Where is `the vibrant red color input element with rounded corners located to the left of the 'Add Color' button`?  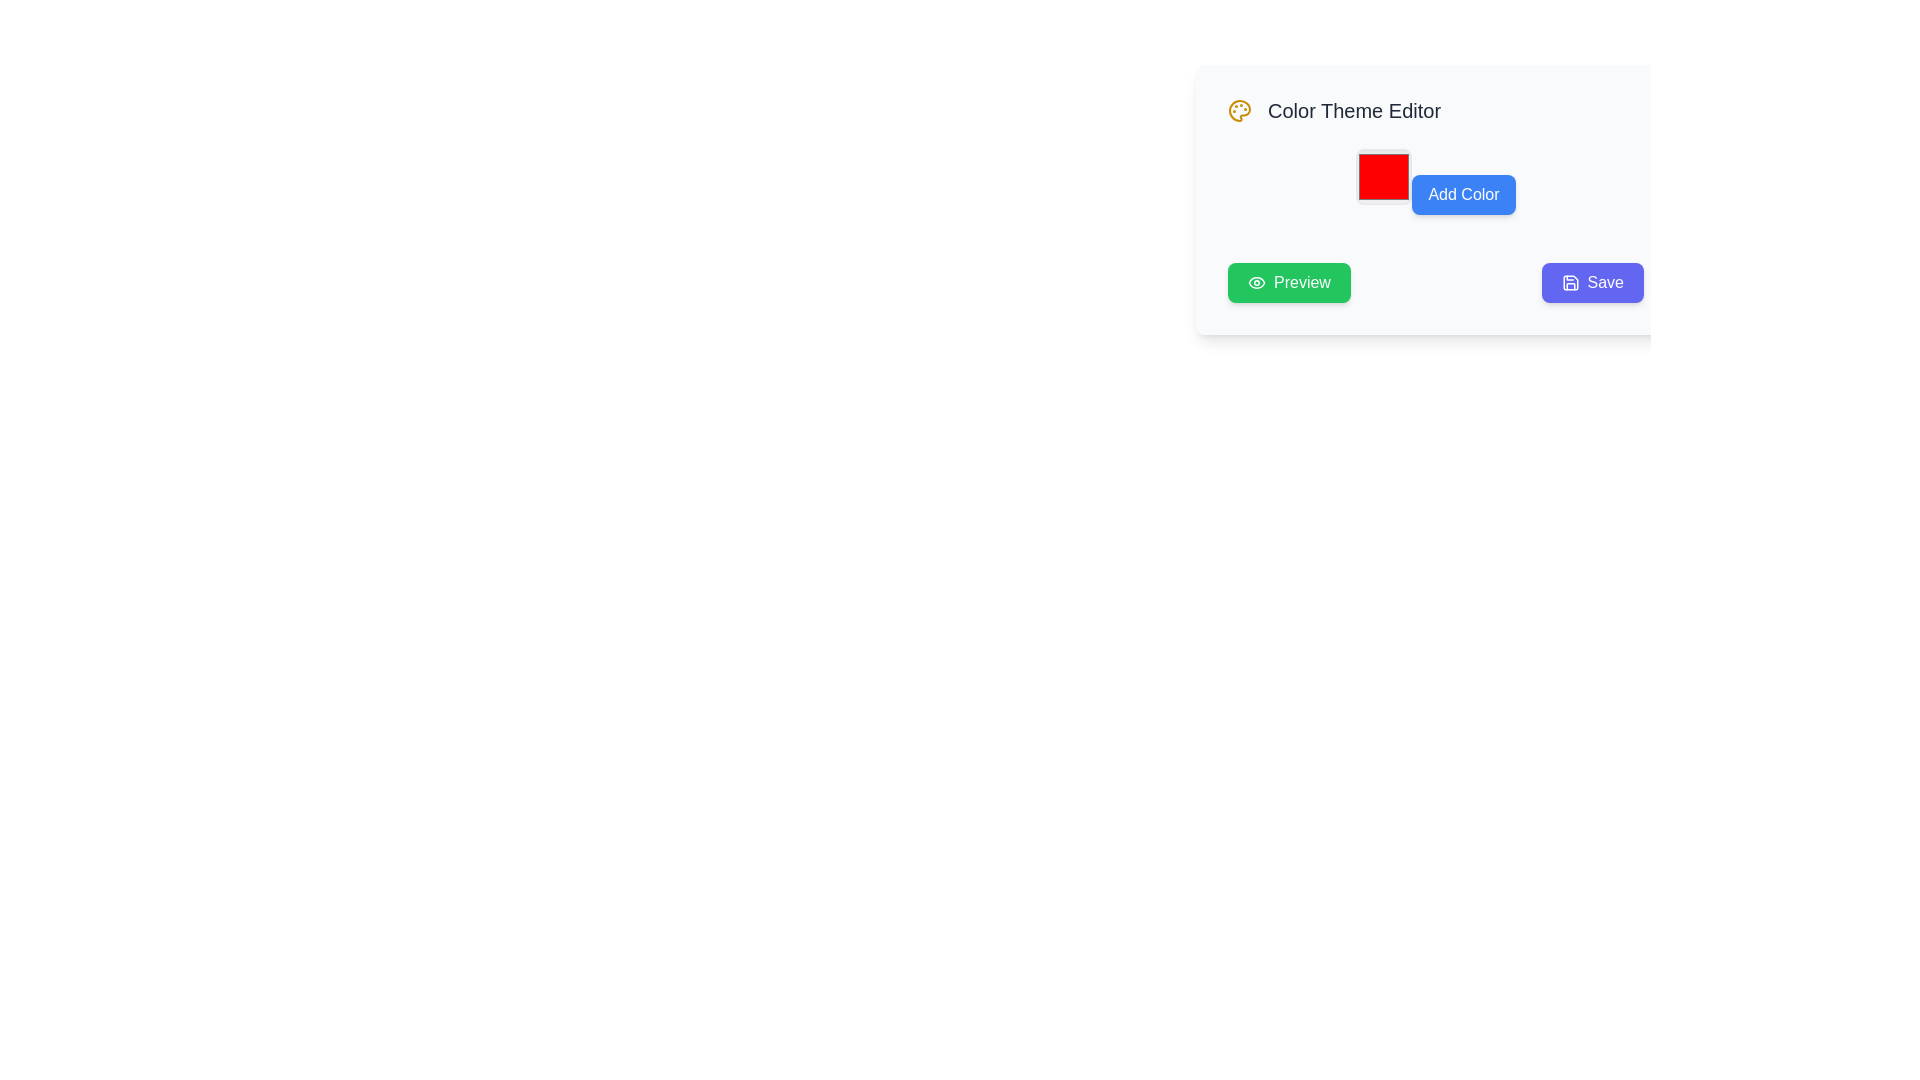
the vibrant red color input element with rounded corners located to the left of the 'Add Color' button is located at coordinates (1383, 176).